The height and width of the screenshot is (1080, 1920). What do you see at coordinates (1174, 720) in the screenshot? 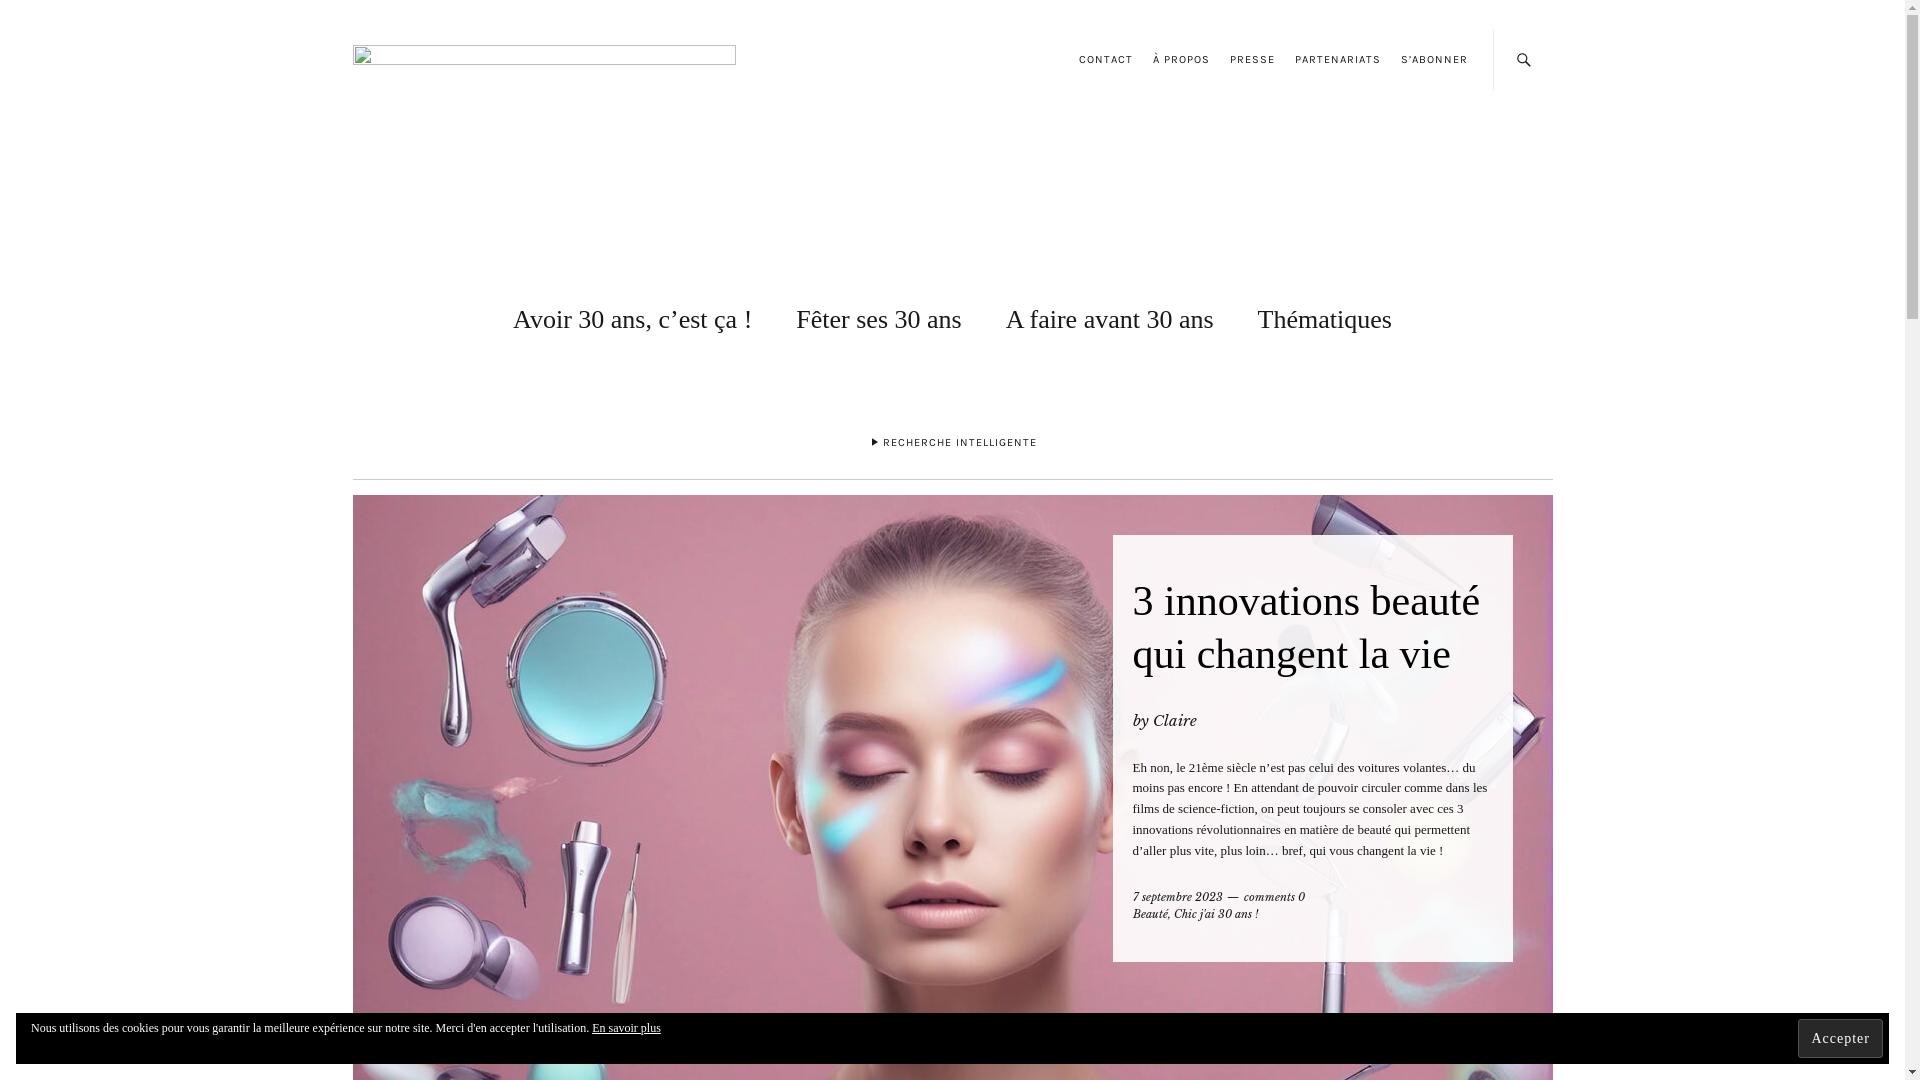
I see `'Claire'` at bounding box center [1174, 720].